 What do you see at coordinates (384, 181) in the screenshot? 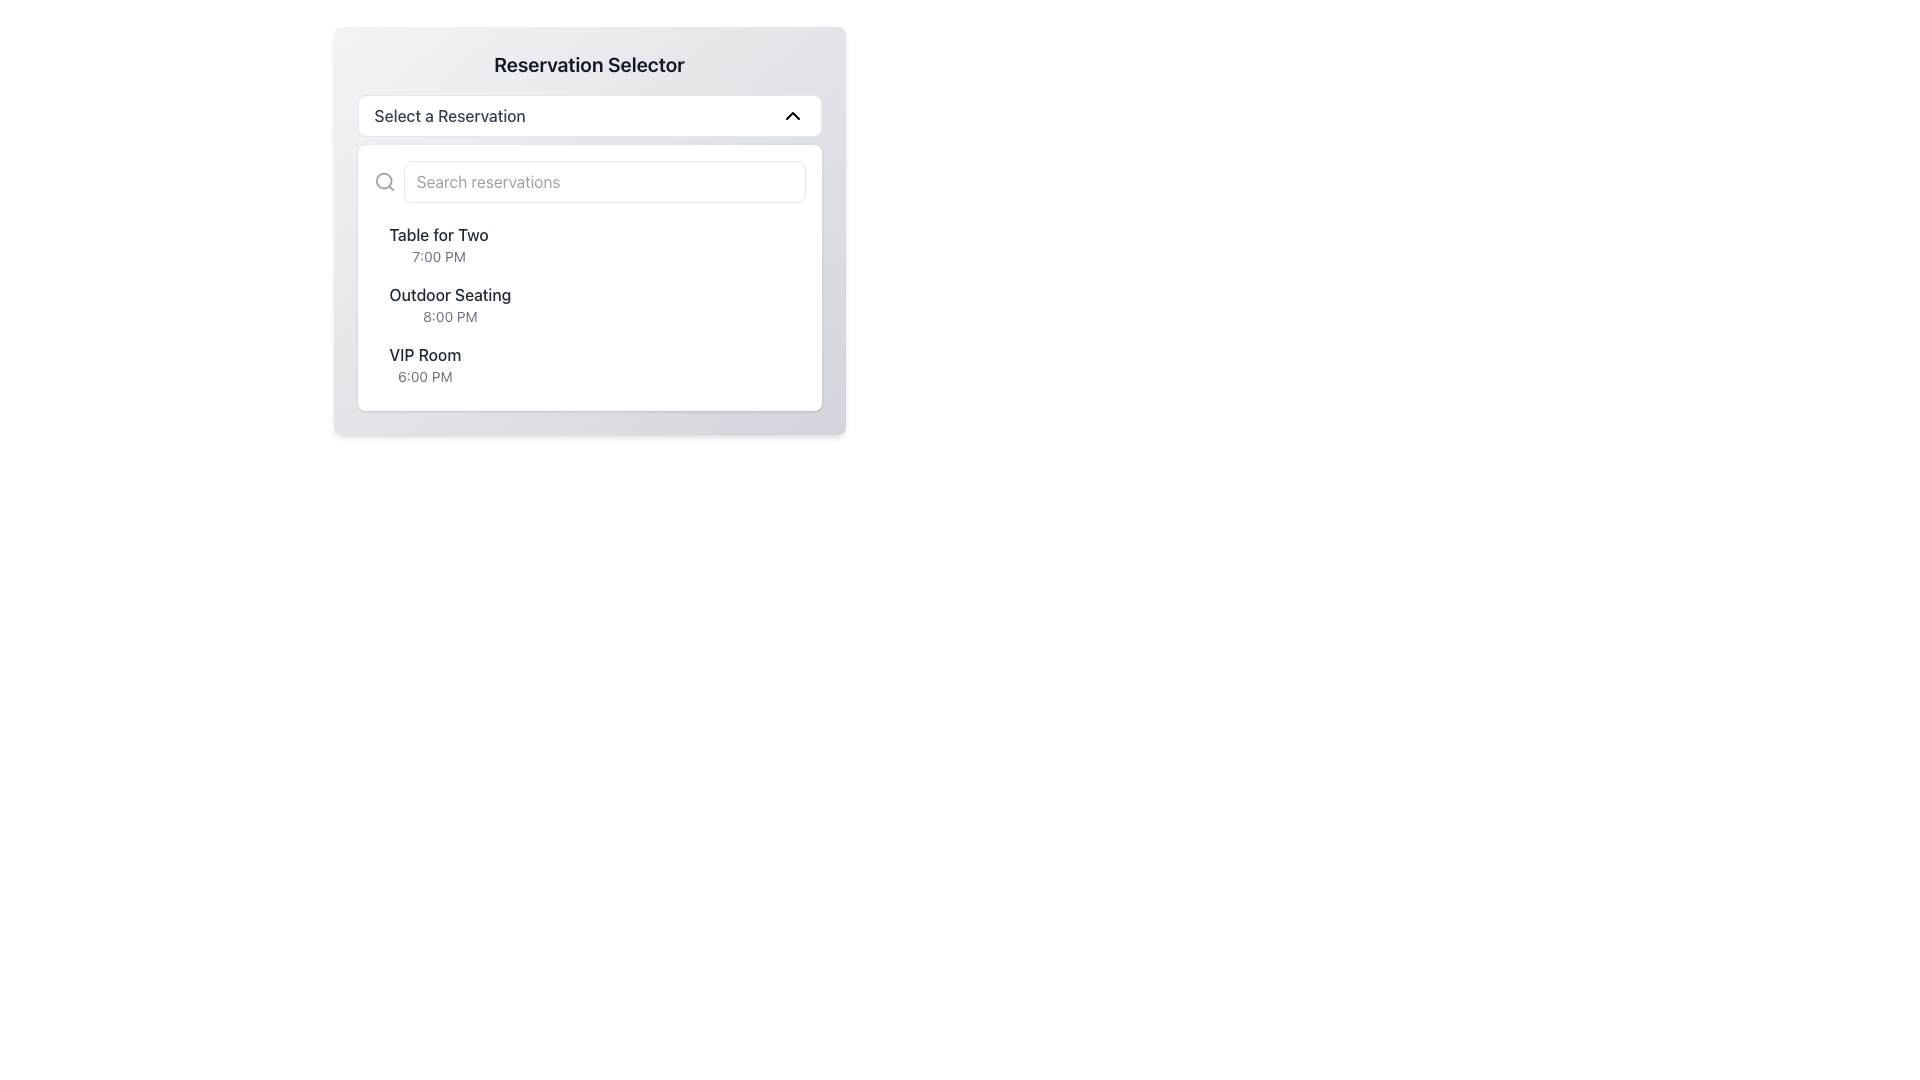
I see `the gray magnifying glass icon located to the left of the 'Search reservations' text placeholder` at bounding box center [384, 181].